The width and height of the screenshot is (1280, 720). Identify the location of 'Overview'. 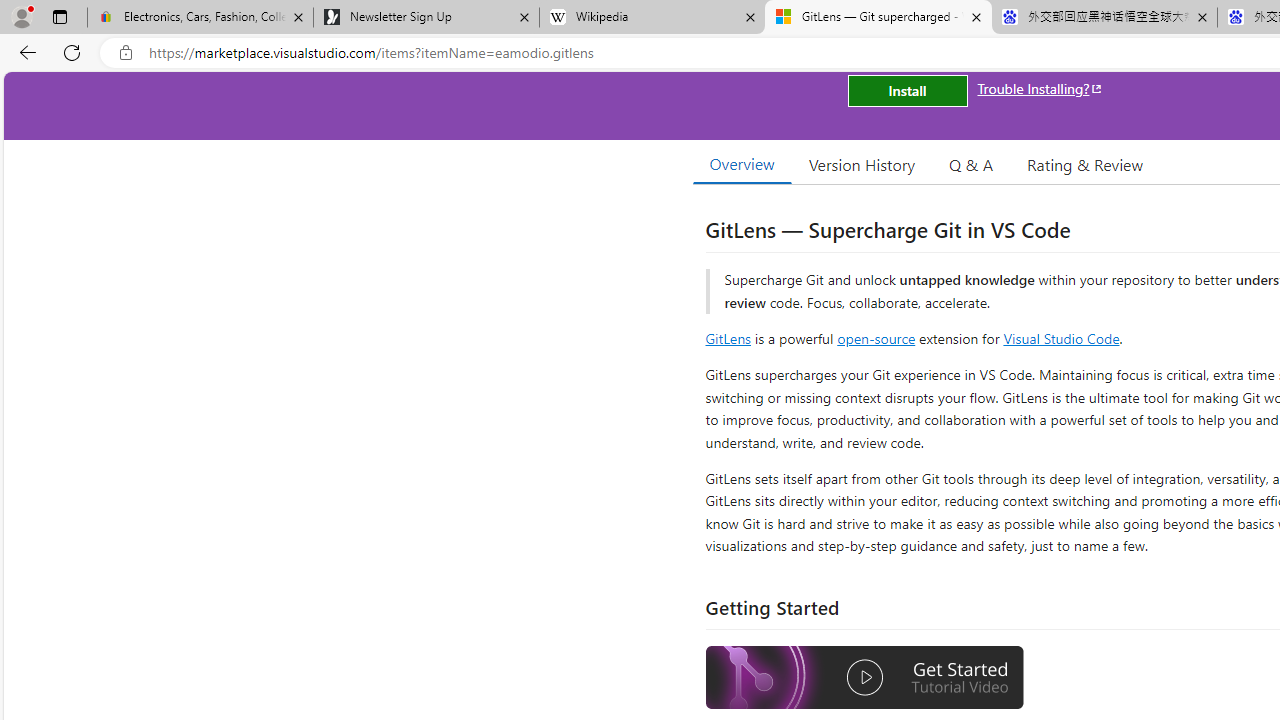
(741, 163).